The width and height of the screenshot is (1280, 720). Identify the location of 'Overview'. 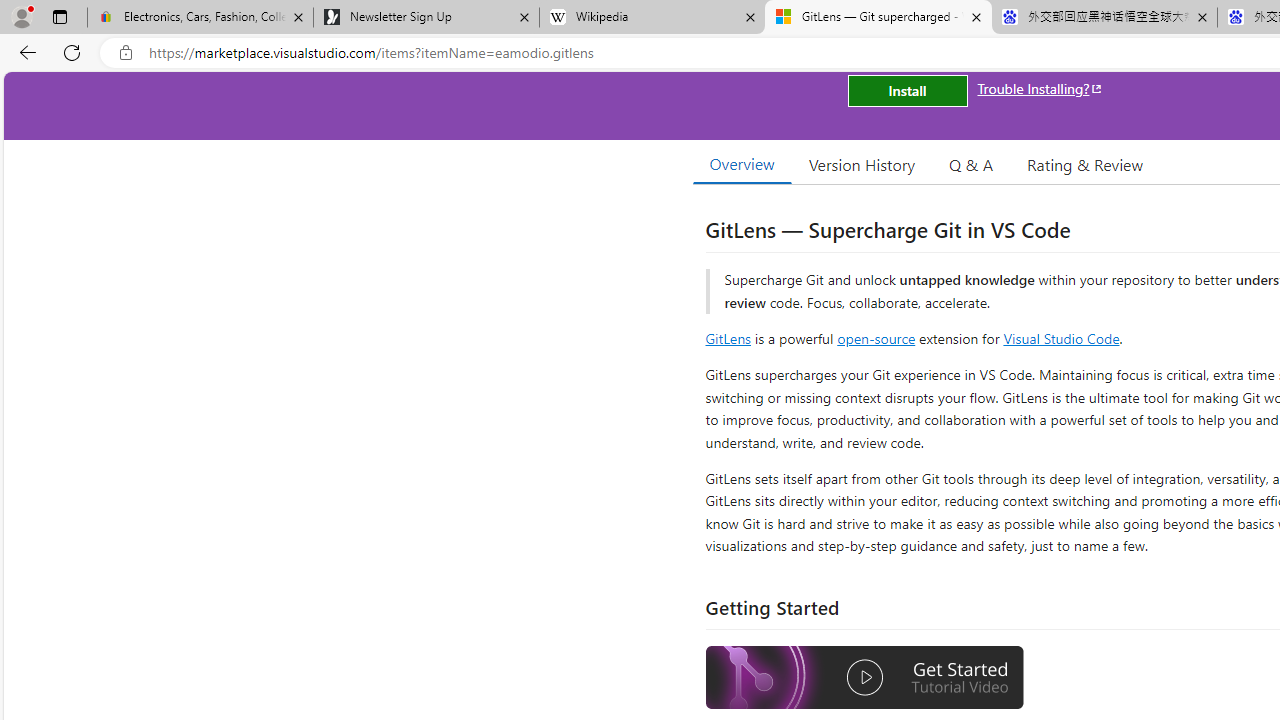
(741, 163).